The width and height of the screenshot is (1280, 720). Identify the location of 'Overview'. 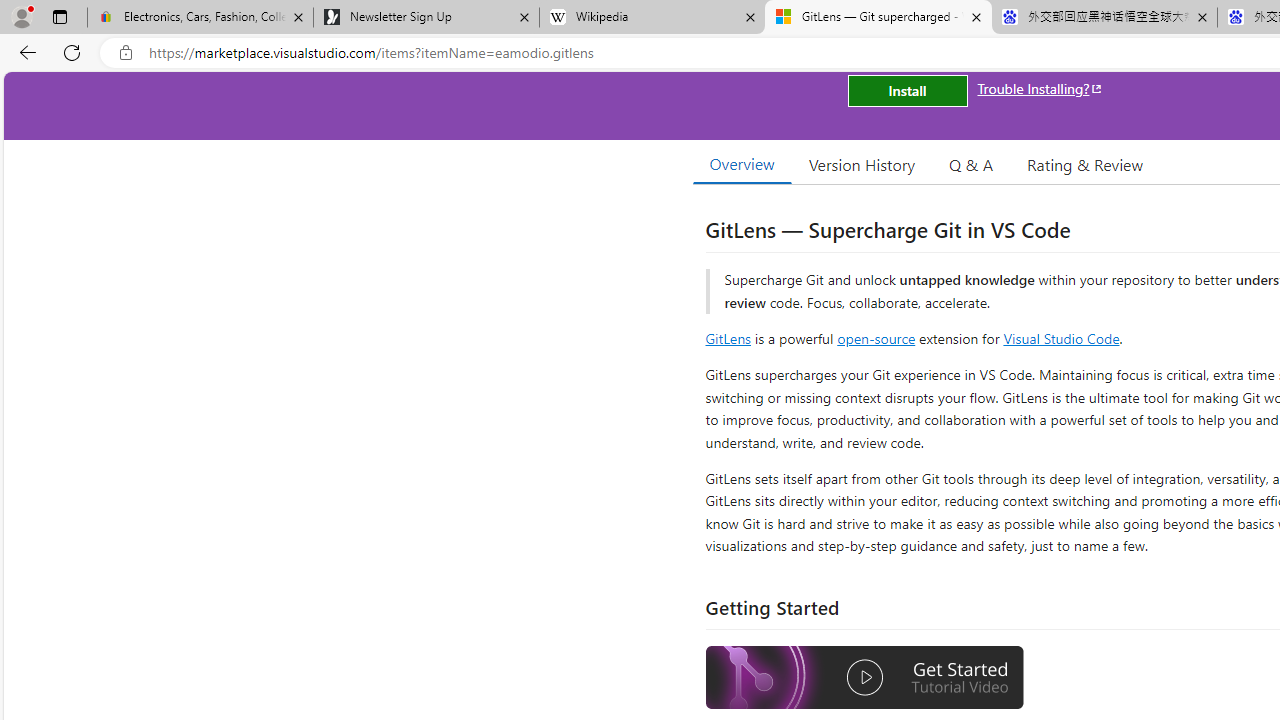
(741, 163).